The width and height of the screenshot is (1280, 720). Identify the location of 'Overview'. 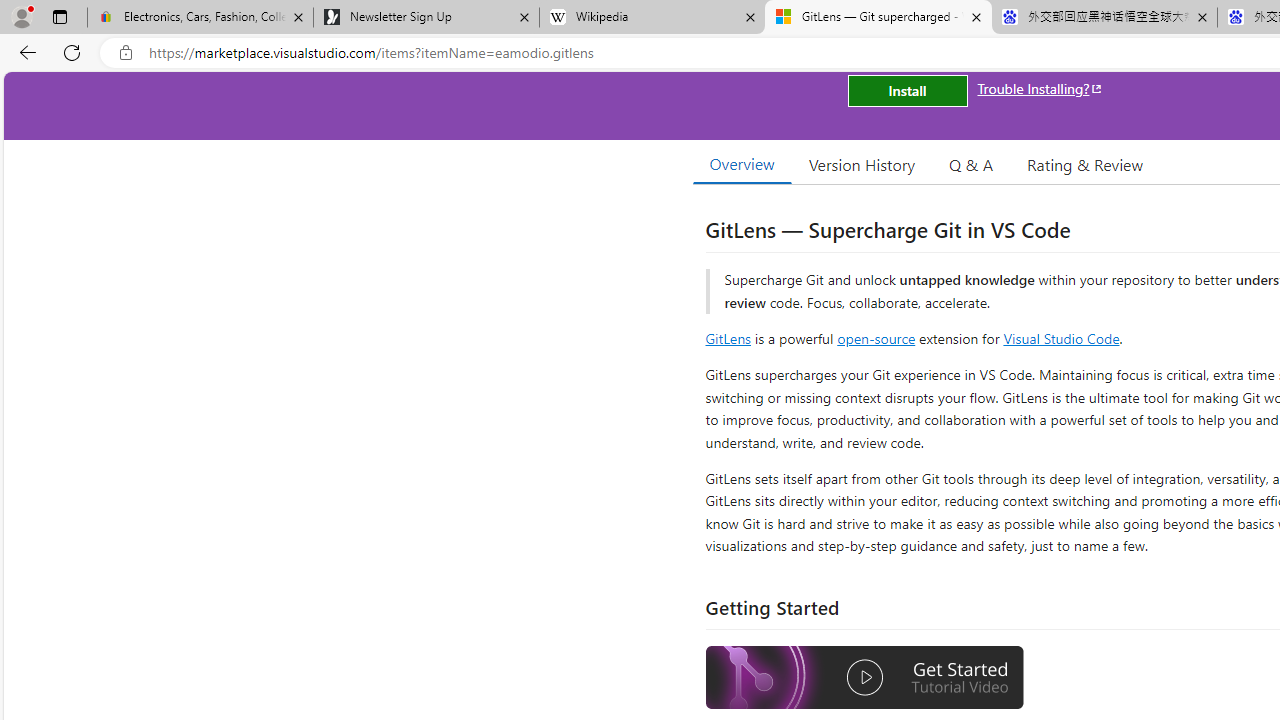
(741, 163).